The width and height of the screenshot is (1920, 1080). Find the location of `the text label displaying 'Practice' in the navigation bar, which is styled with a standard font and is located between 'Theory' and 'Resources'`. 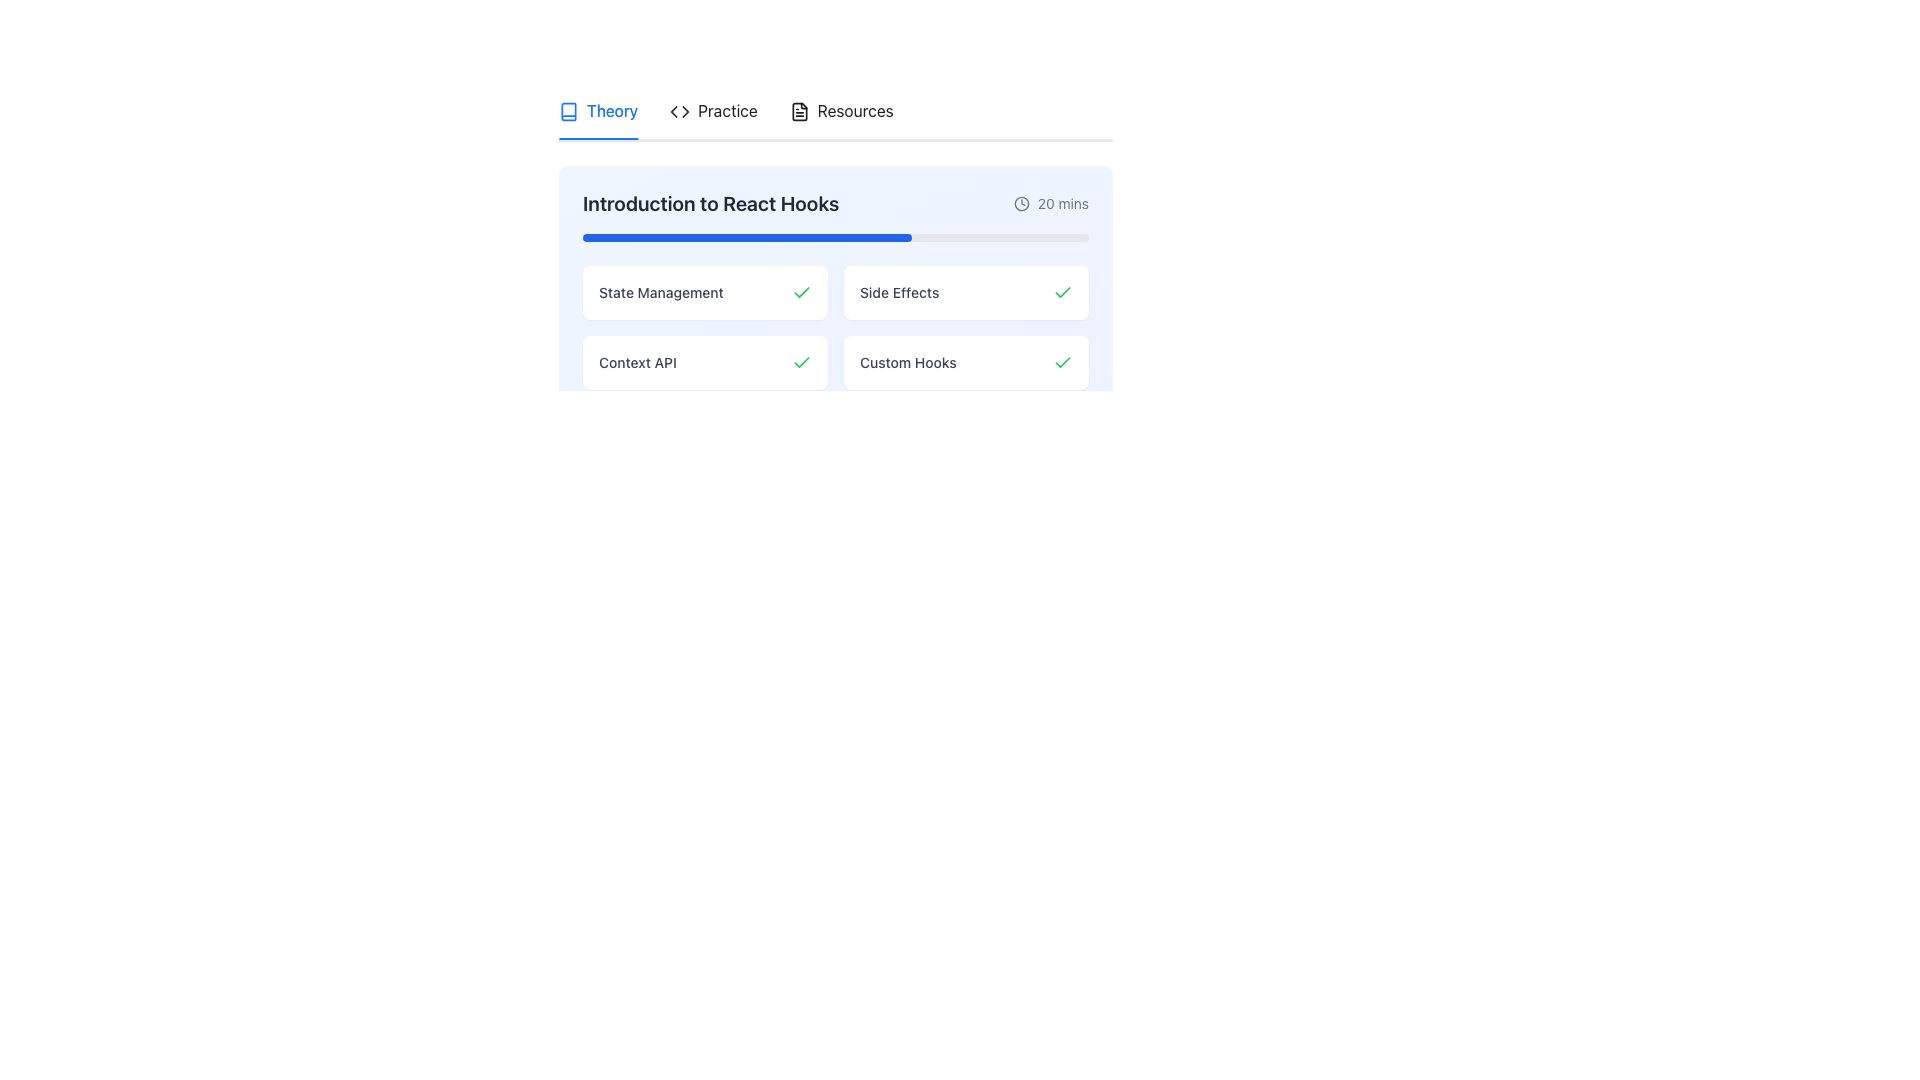

the text label displaying 'Practice' in the navigation bar, which is styled with a standard font and is located between 'Theory' and 'Resources' is located at coordinates (726, 111).